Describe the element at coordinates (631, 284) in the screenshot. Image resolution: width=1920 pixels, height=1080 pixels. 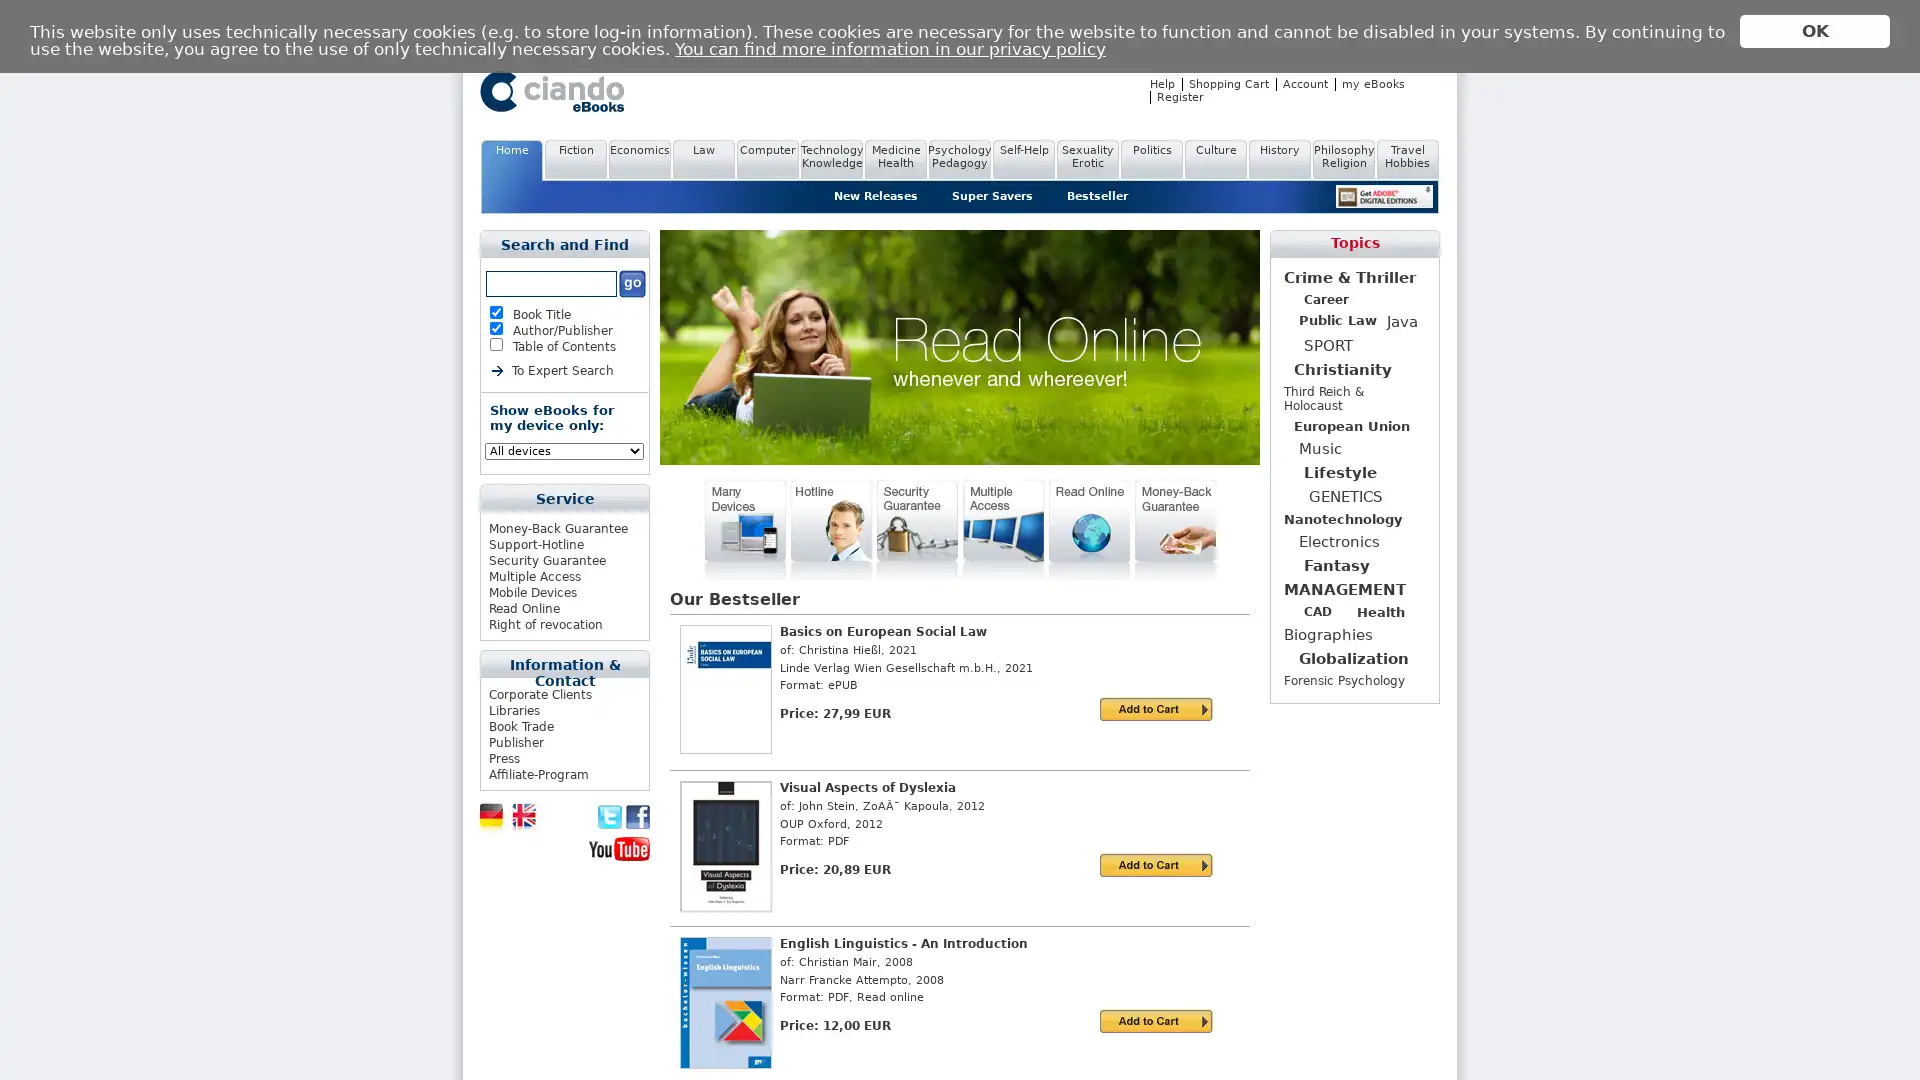
I see `Submit` at that location.